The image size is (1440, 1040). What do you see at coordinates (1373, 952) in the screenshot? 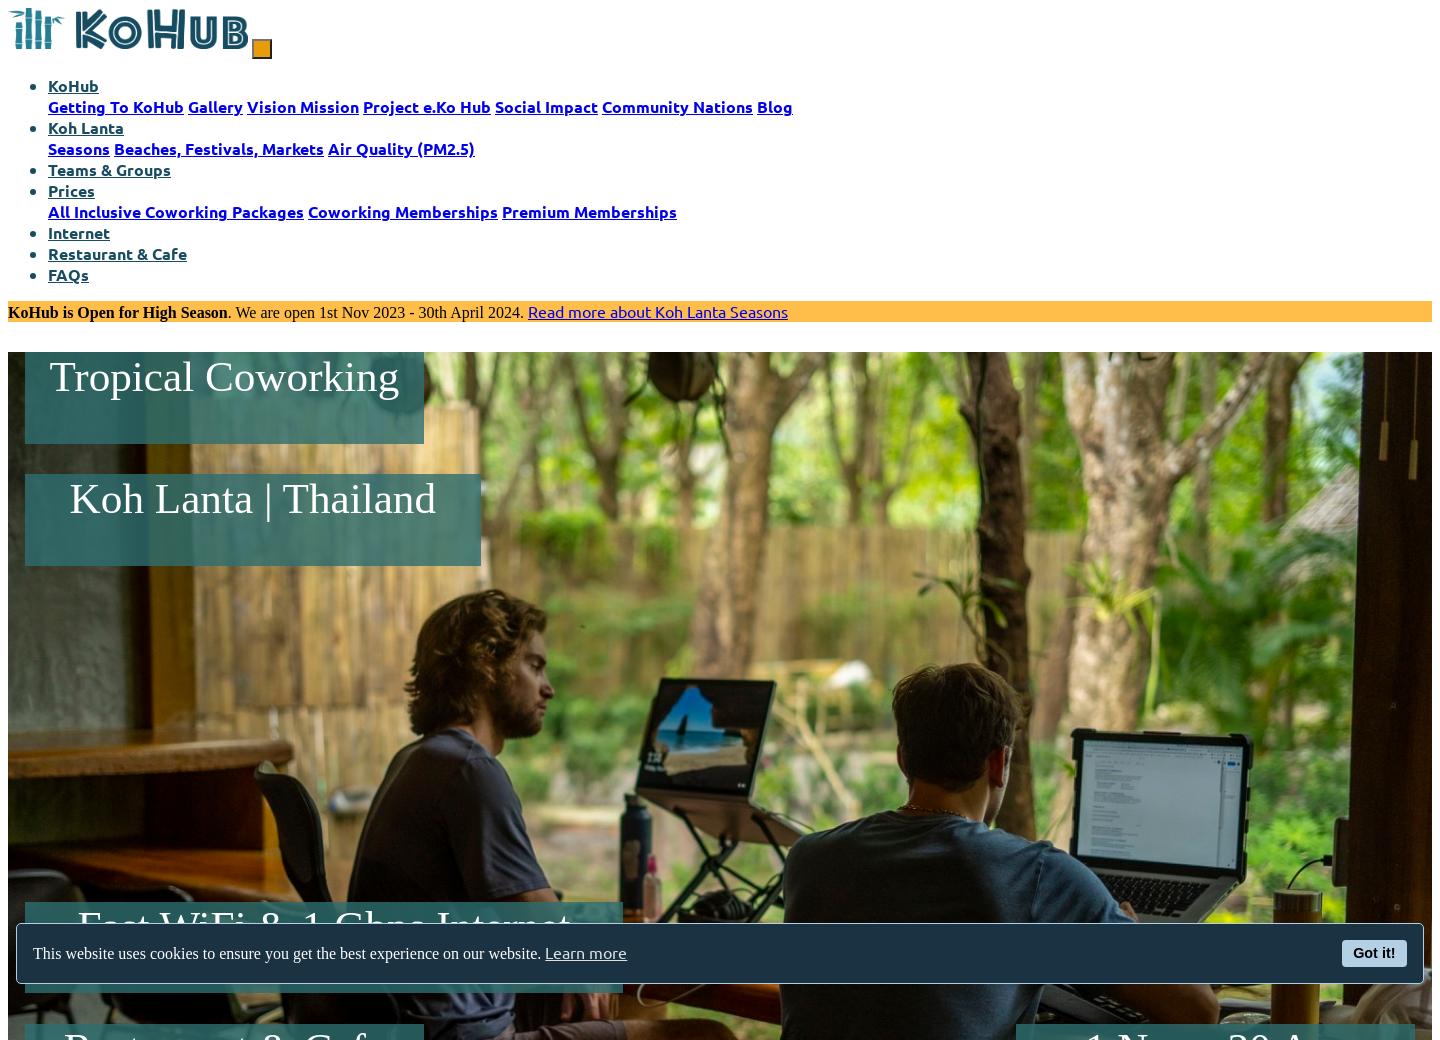
I see `'Got it!'` at bounding box center [1373, 952].